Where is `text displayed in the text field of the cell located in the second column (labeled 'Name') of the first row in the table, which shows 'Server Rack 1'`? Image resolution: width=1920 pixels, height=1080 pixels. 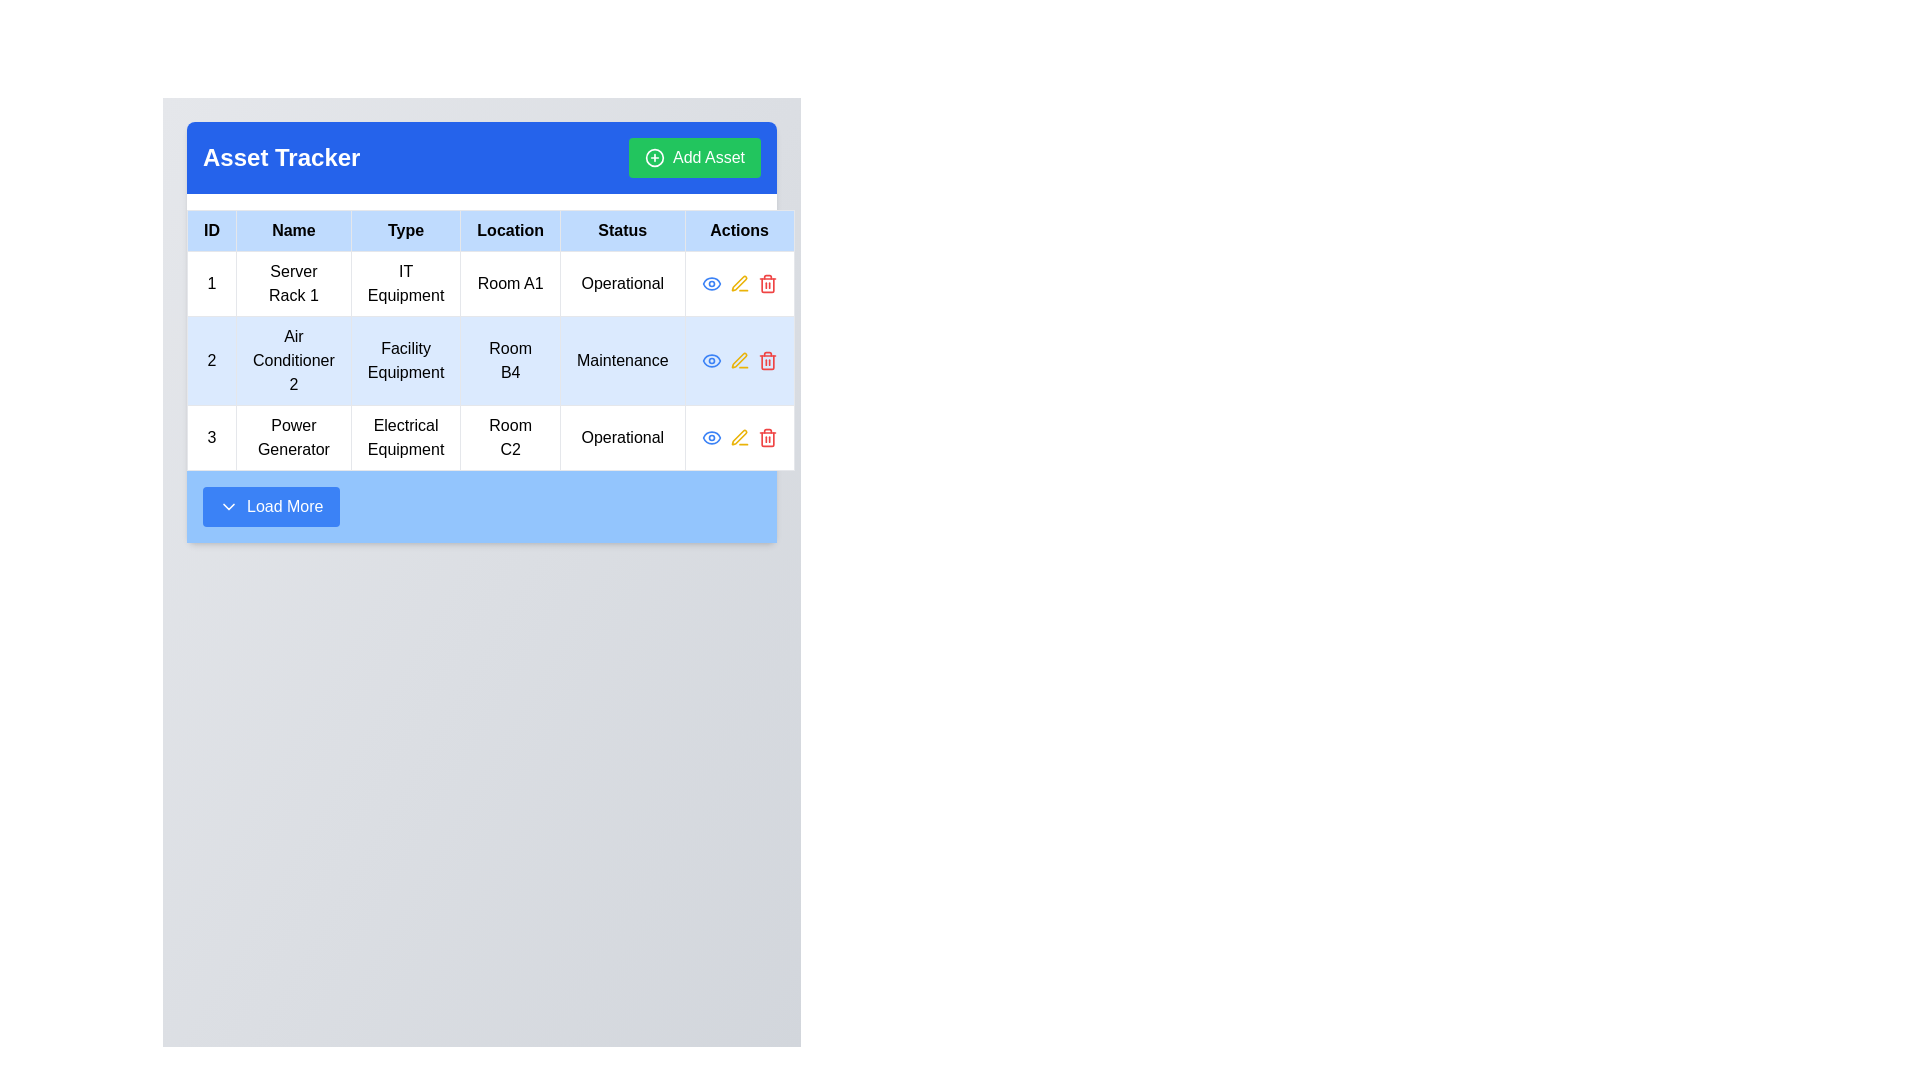
text displayed in the text field of the cell located in the second column (labeled 'Name') of the first row in the table, which shows 'Server Rack 1' is located at coordinates (292, 284).